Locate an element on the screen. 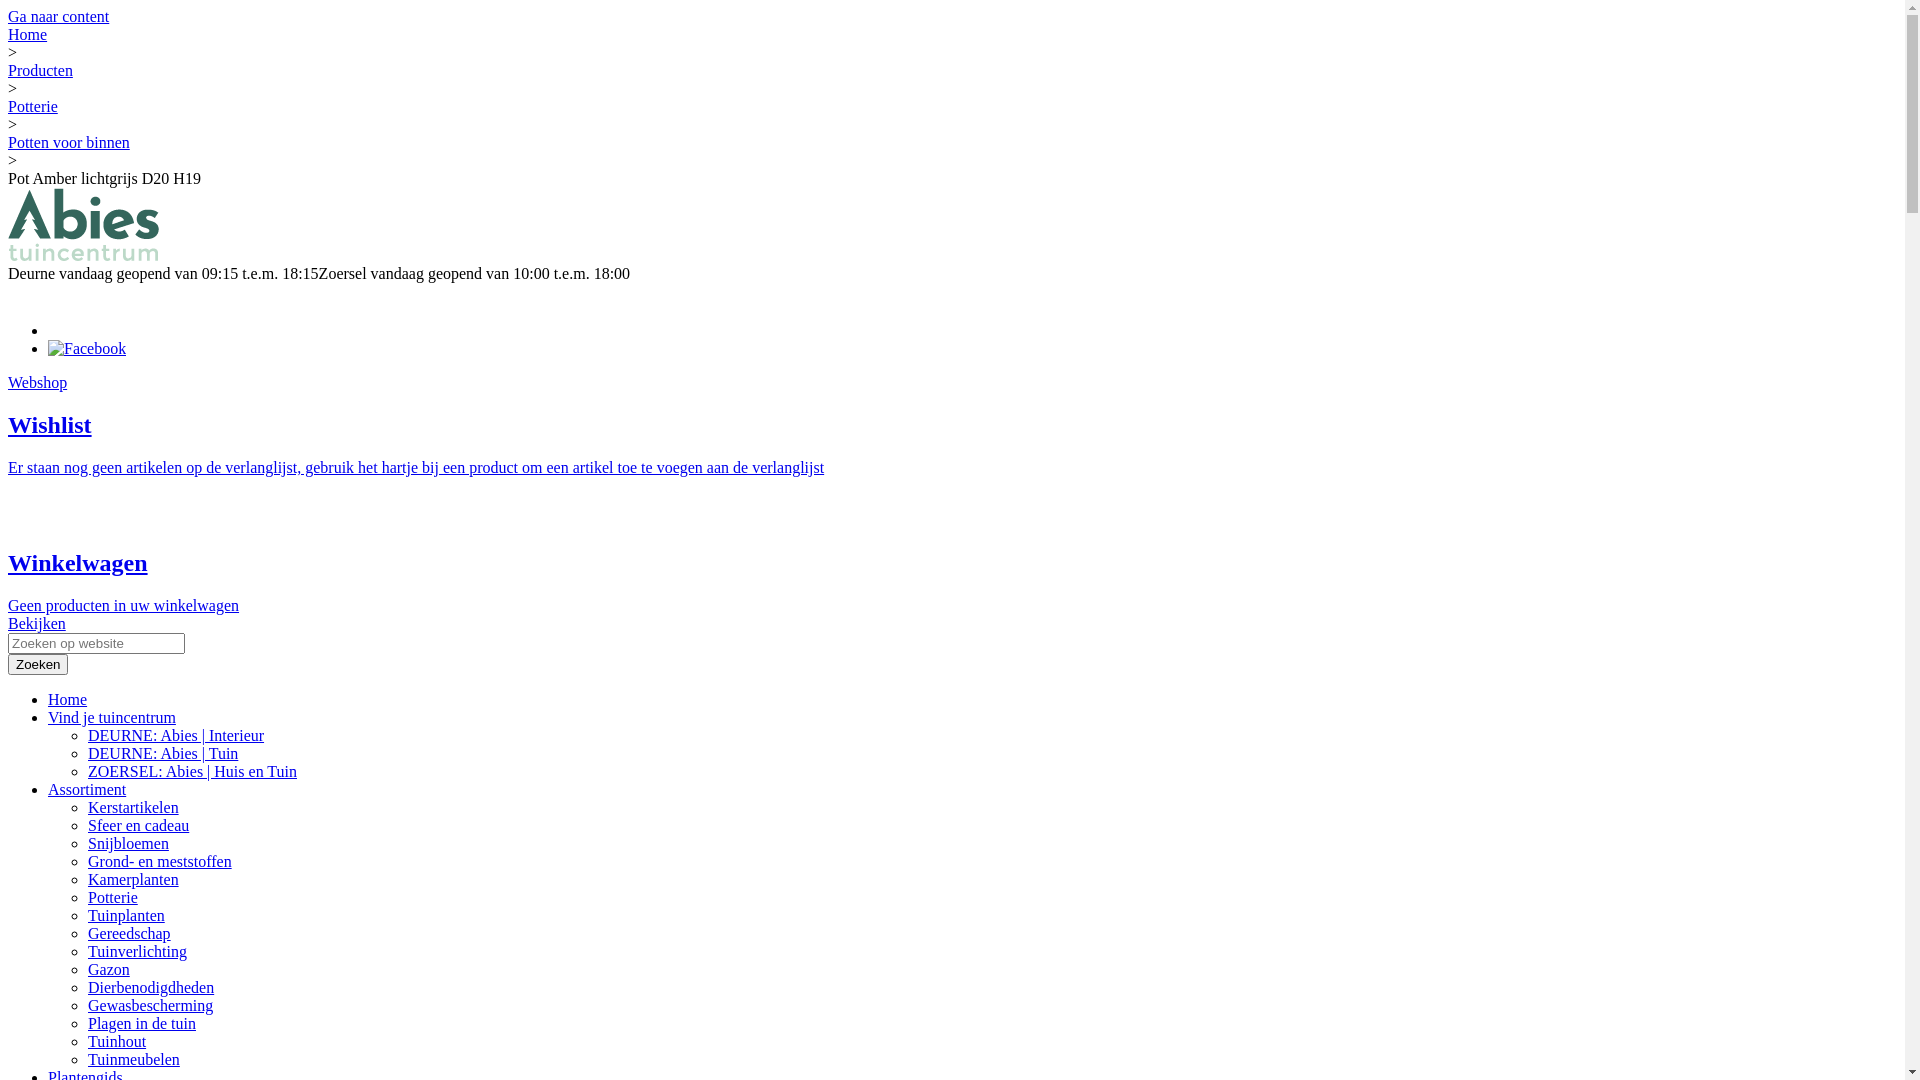 Image resolution: width=1920 pixels, height=1080 pixels. 'Webshop' is located at coordinates (8, 382).